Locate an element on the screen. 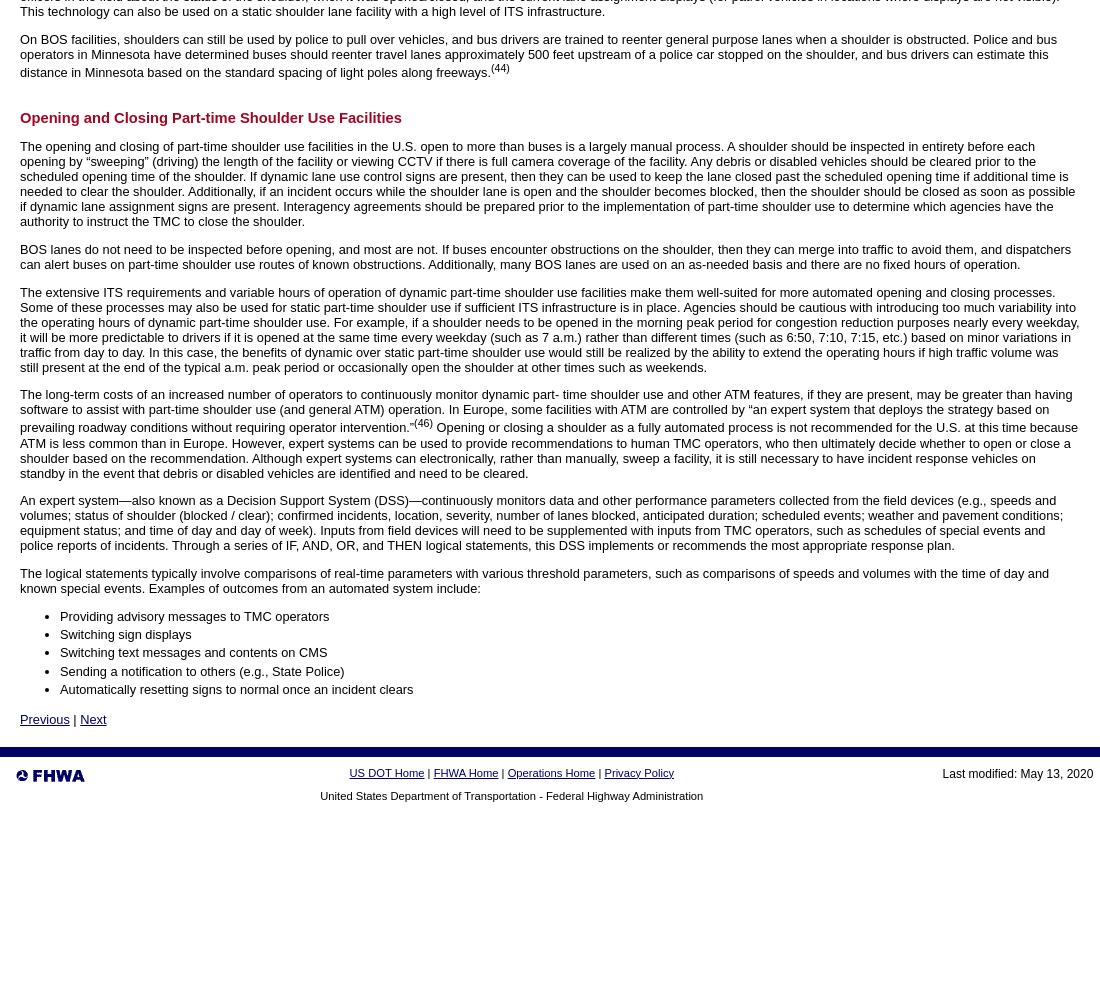 The width and height of the screenshot is (1100, 1000). 'Previous' is located at coordinates (43, 717).